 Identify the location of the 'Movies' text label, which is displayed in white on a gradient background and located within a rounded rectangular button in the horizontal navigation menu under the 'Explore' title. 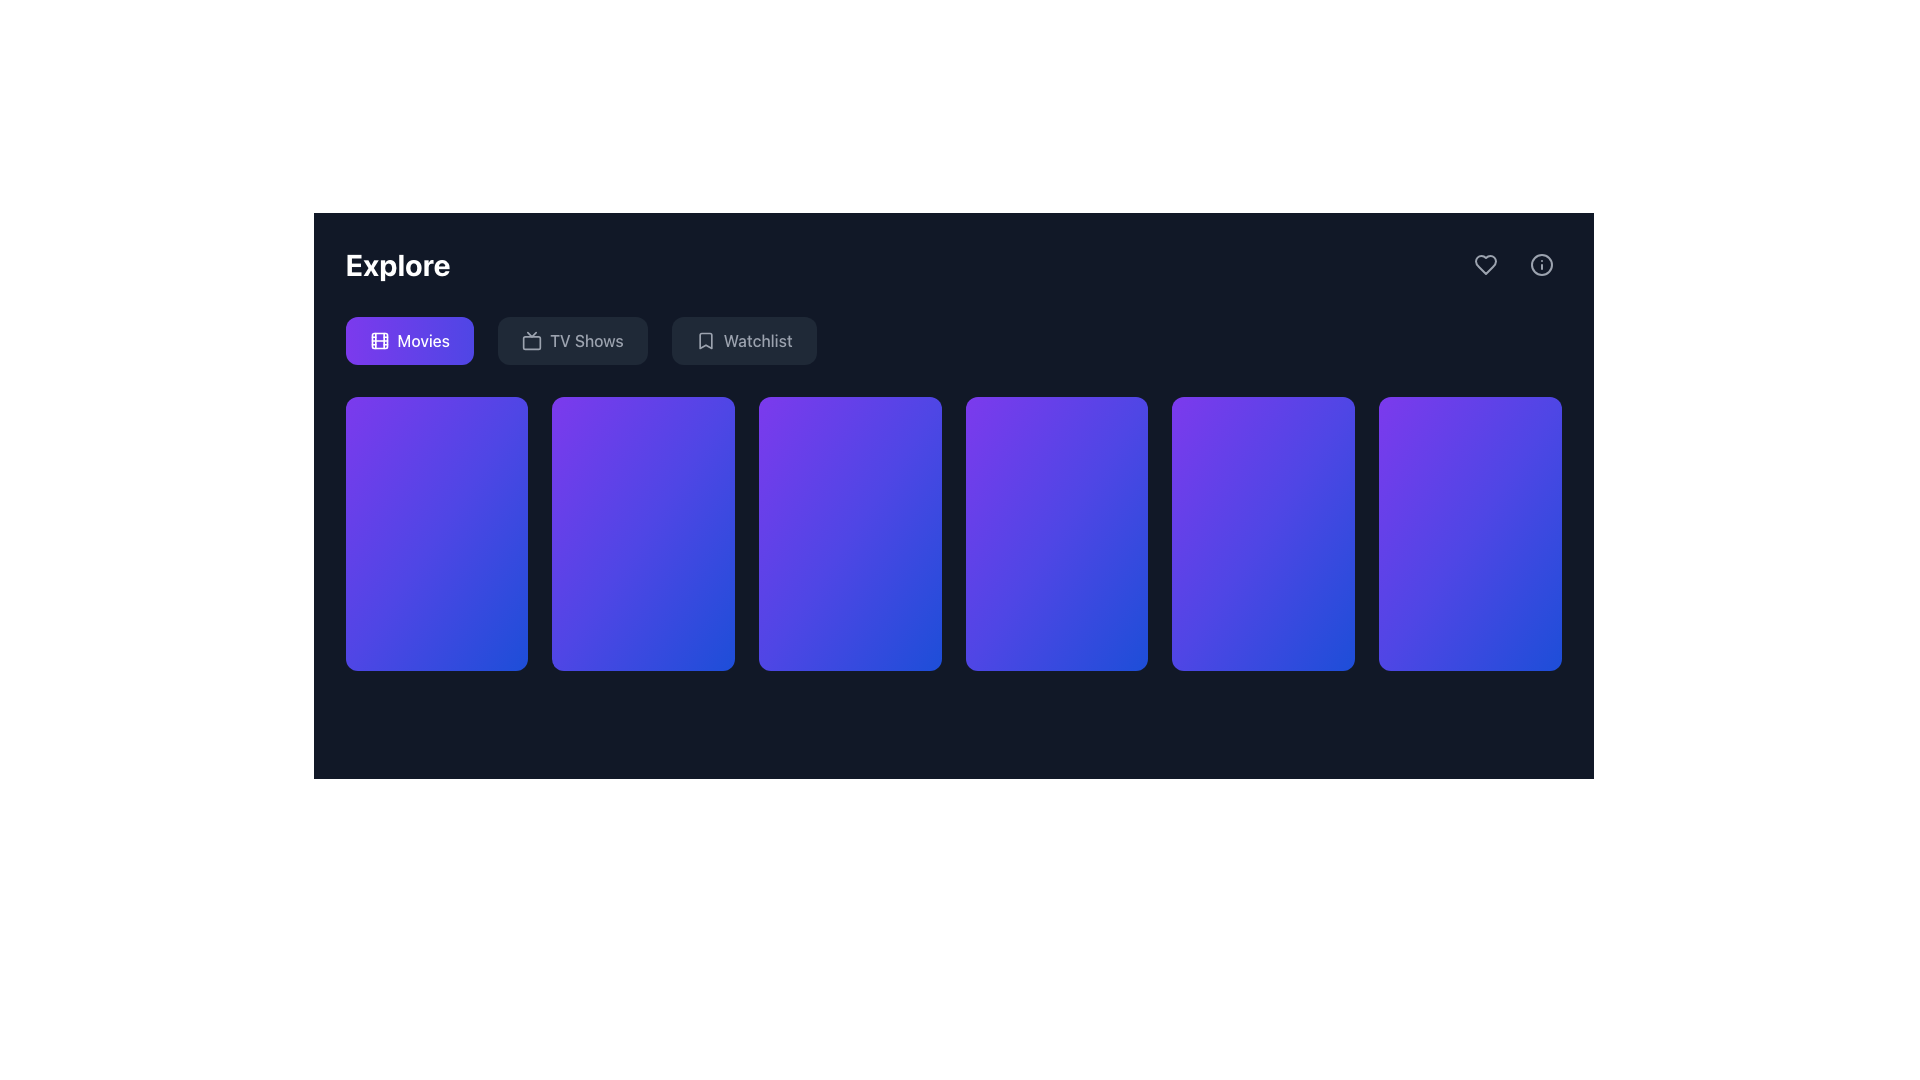
(422, 339).